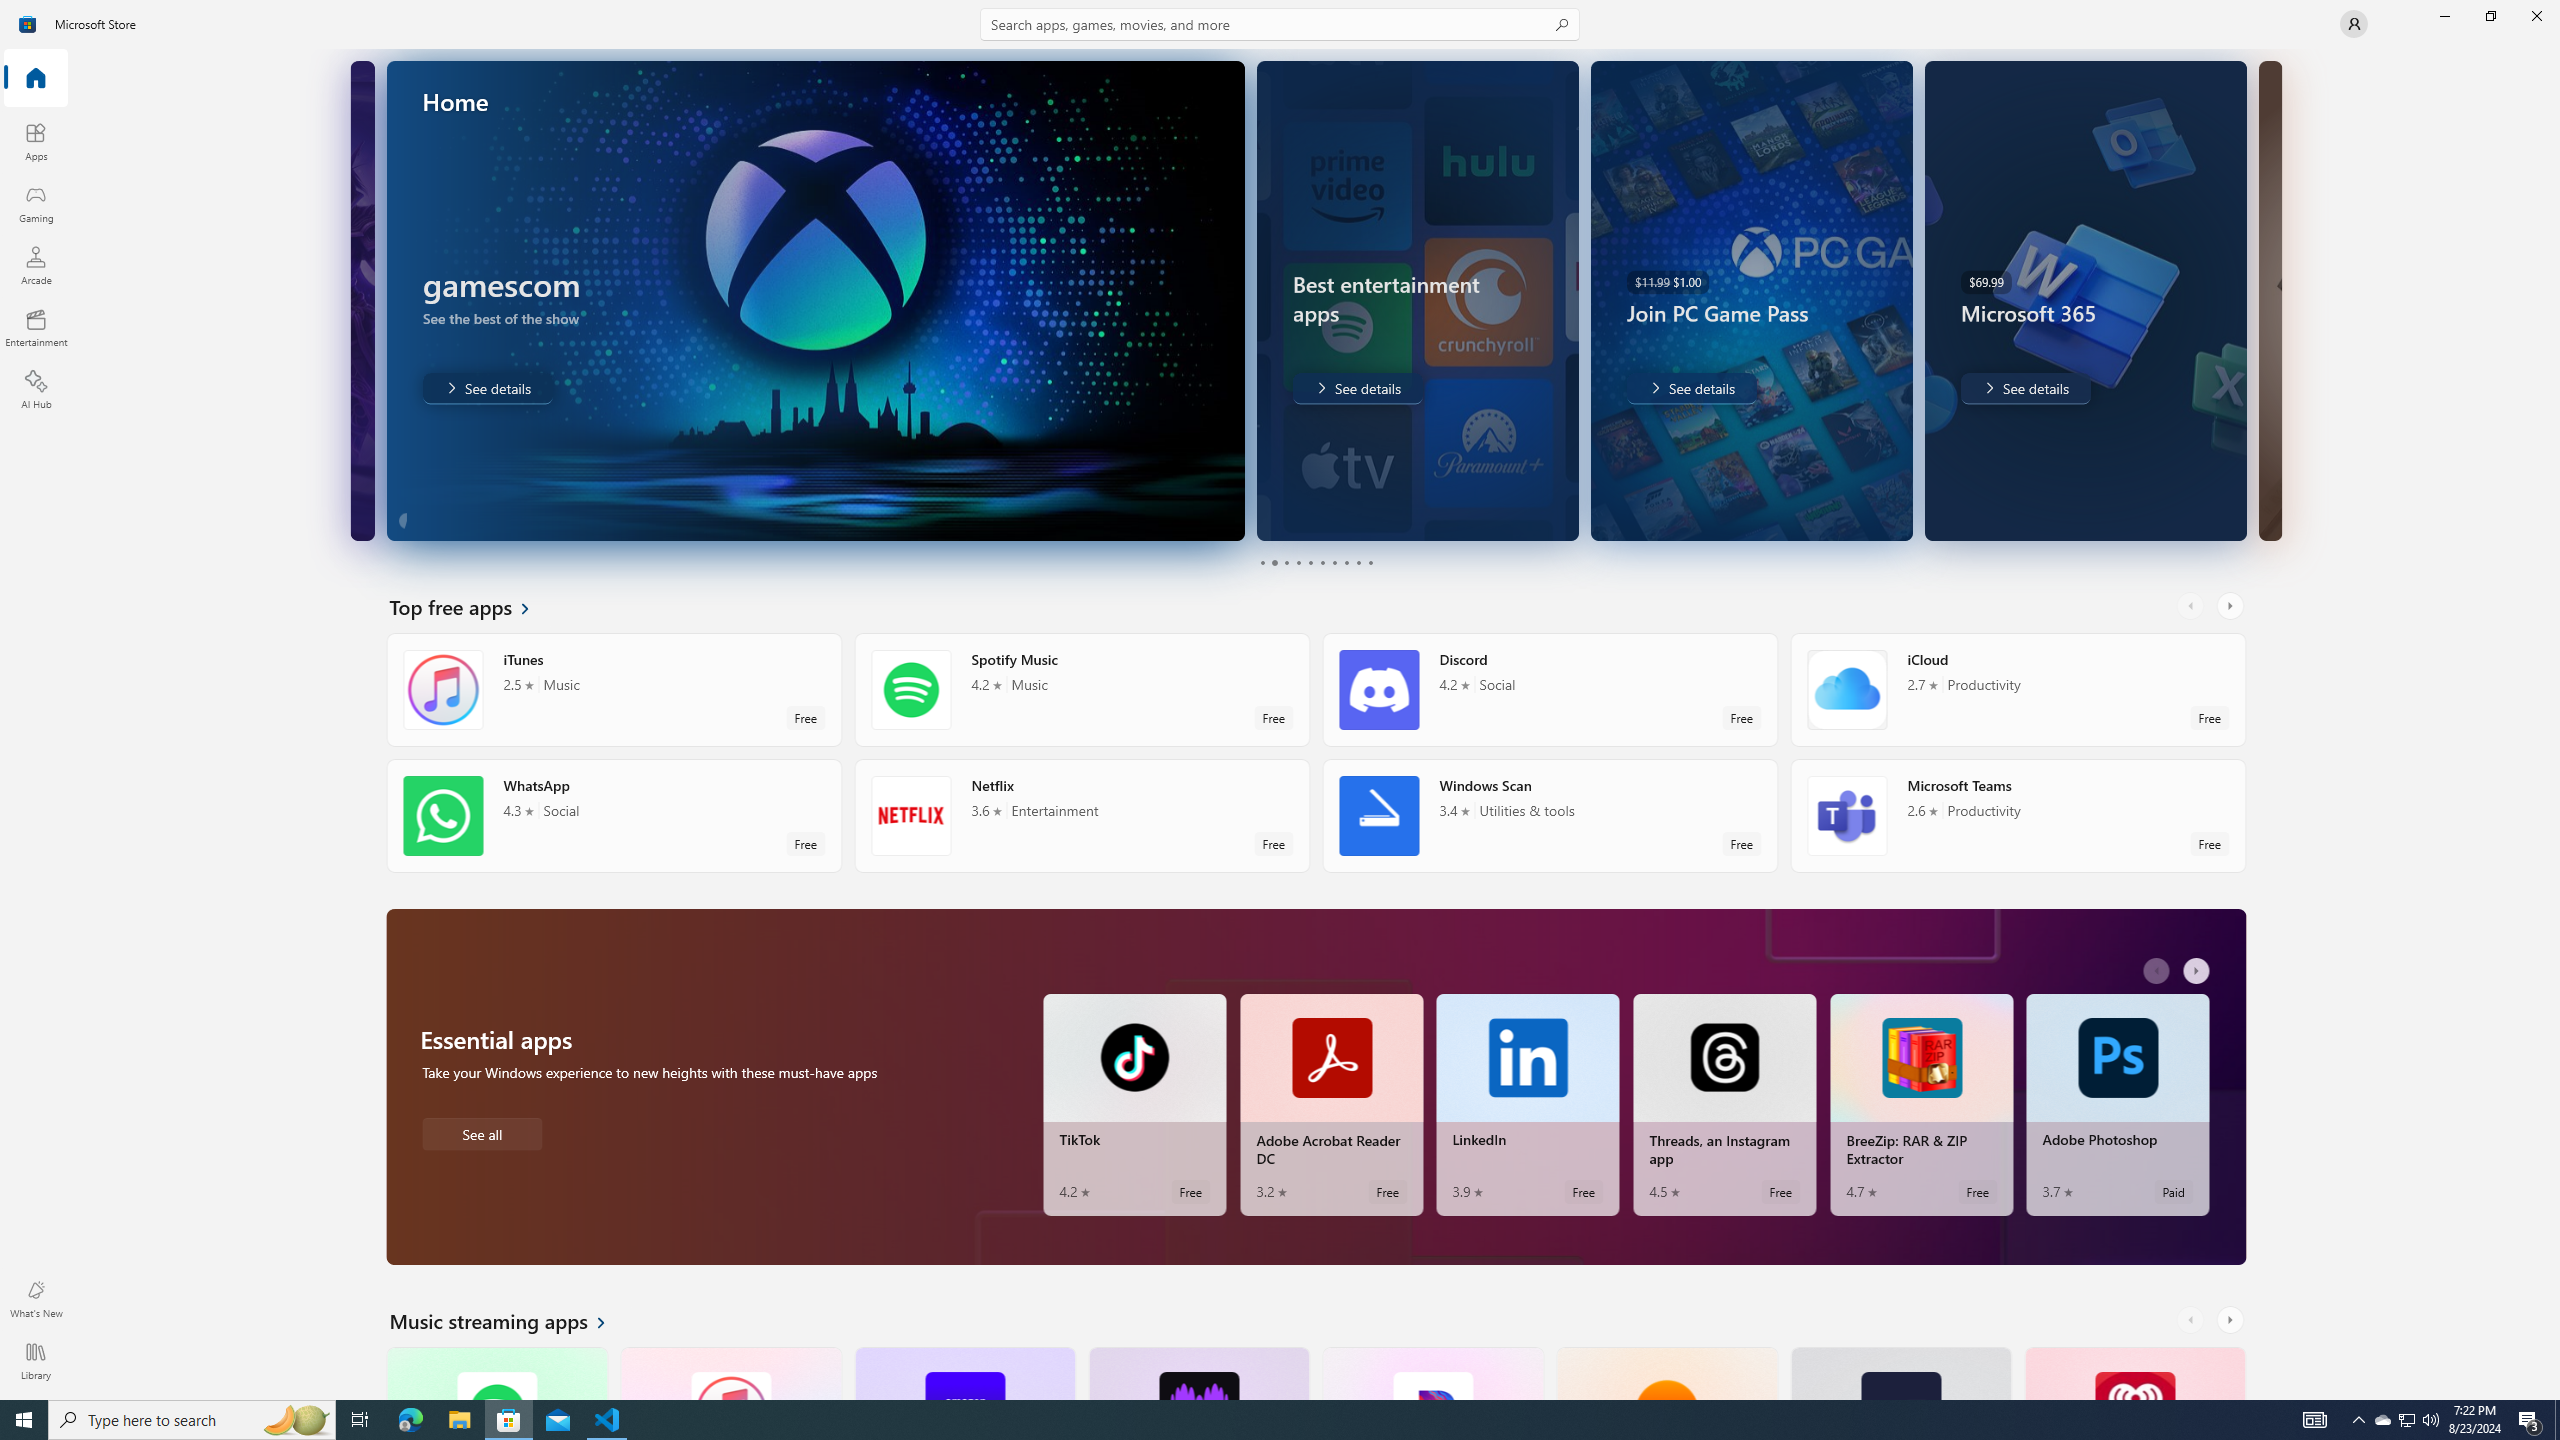 Image resolution: width=2560 pixels, height=1440 pixels. Describe the element at coordinates (34, 141) in the screenshot. I see `'Apps'` at that location.